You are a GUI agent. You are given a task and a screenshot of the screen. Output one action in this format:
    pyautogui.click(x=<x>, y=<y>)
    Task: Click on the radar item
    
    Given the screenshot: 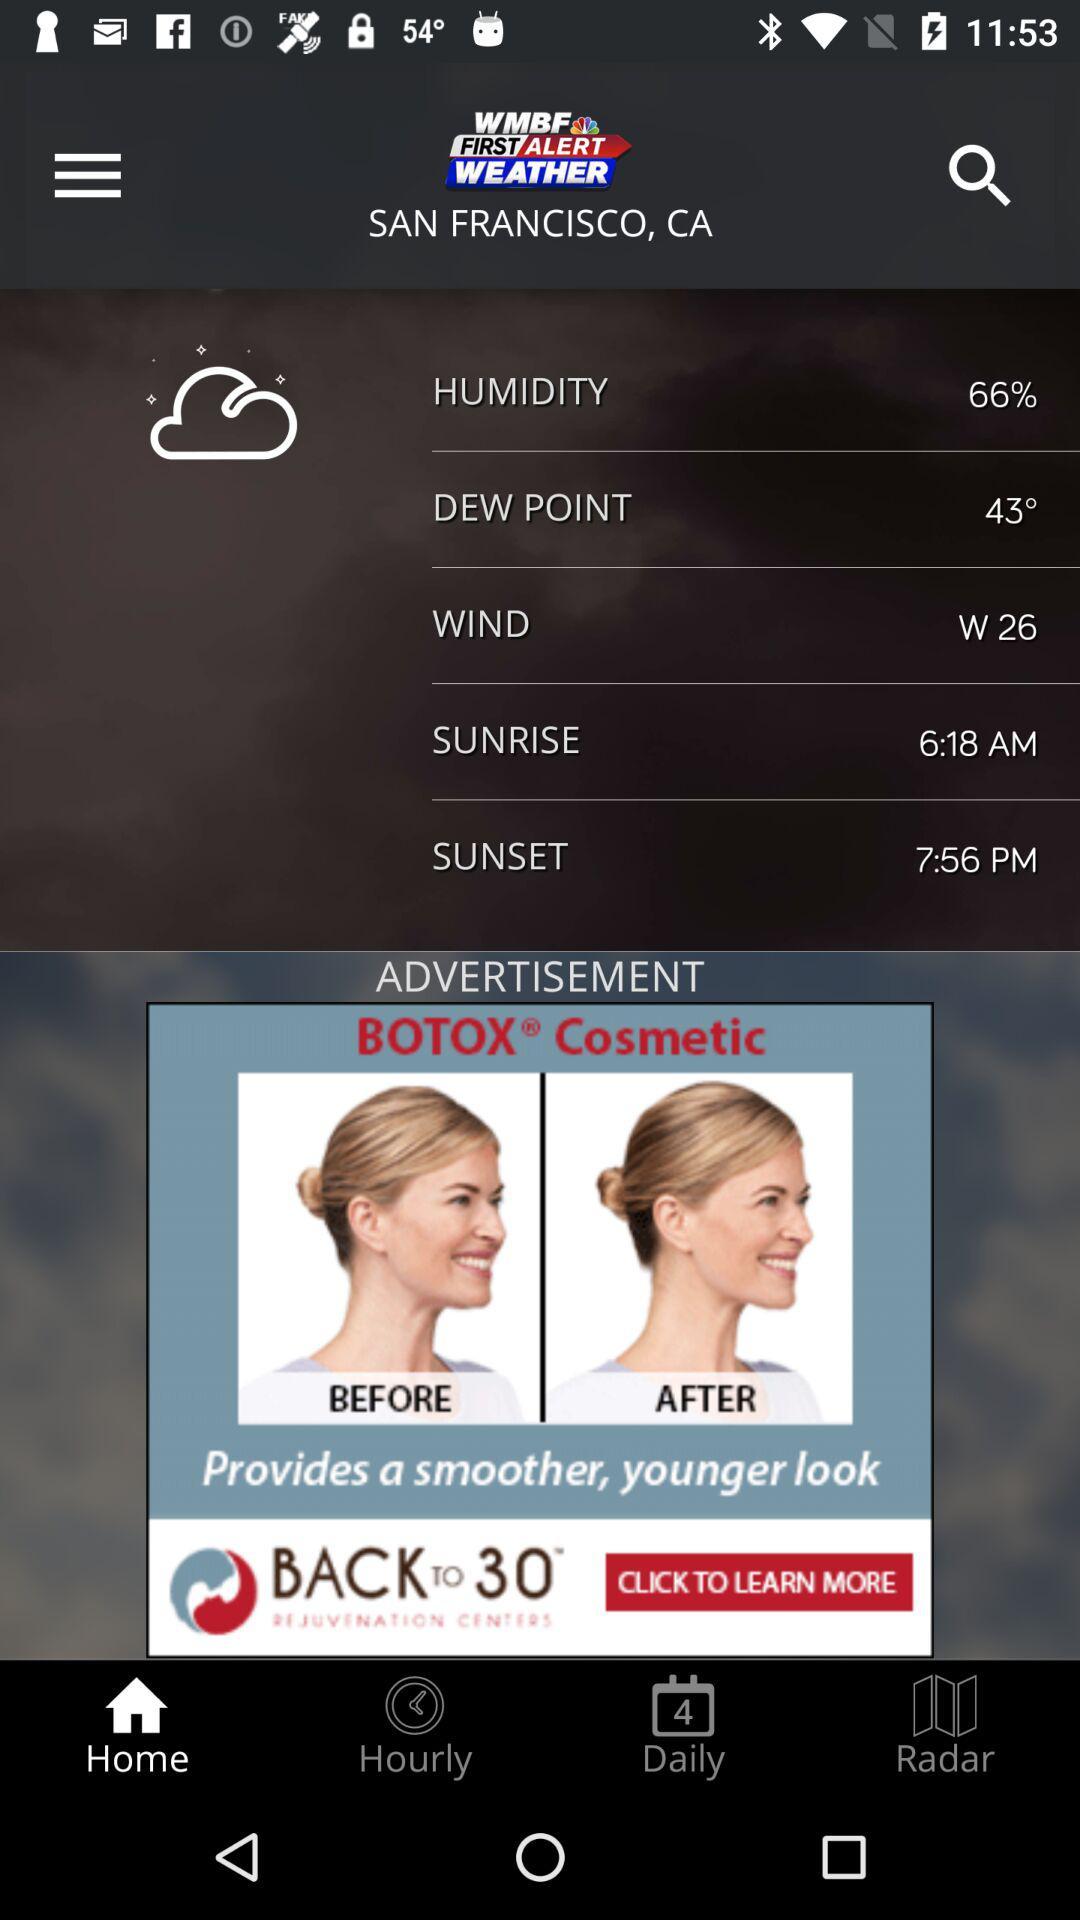 What is the action you would take?
    pyautogui.click(x=945, y=1726)
    